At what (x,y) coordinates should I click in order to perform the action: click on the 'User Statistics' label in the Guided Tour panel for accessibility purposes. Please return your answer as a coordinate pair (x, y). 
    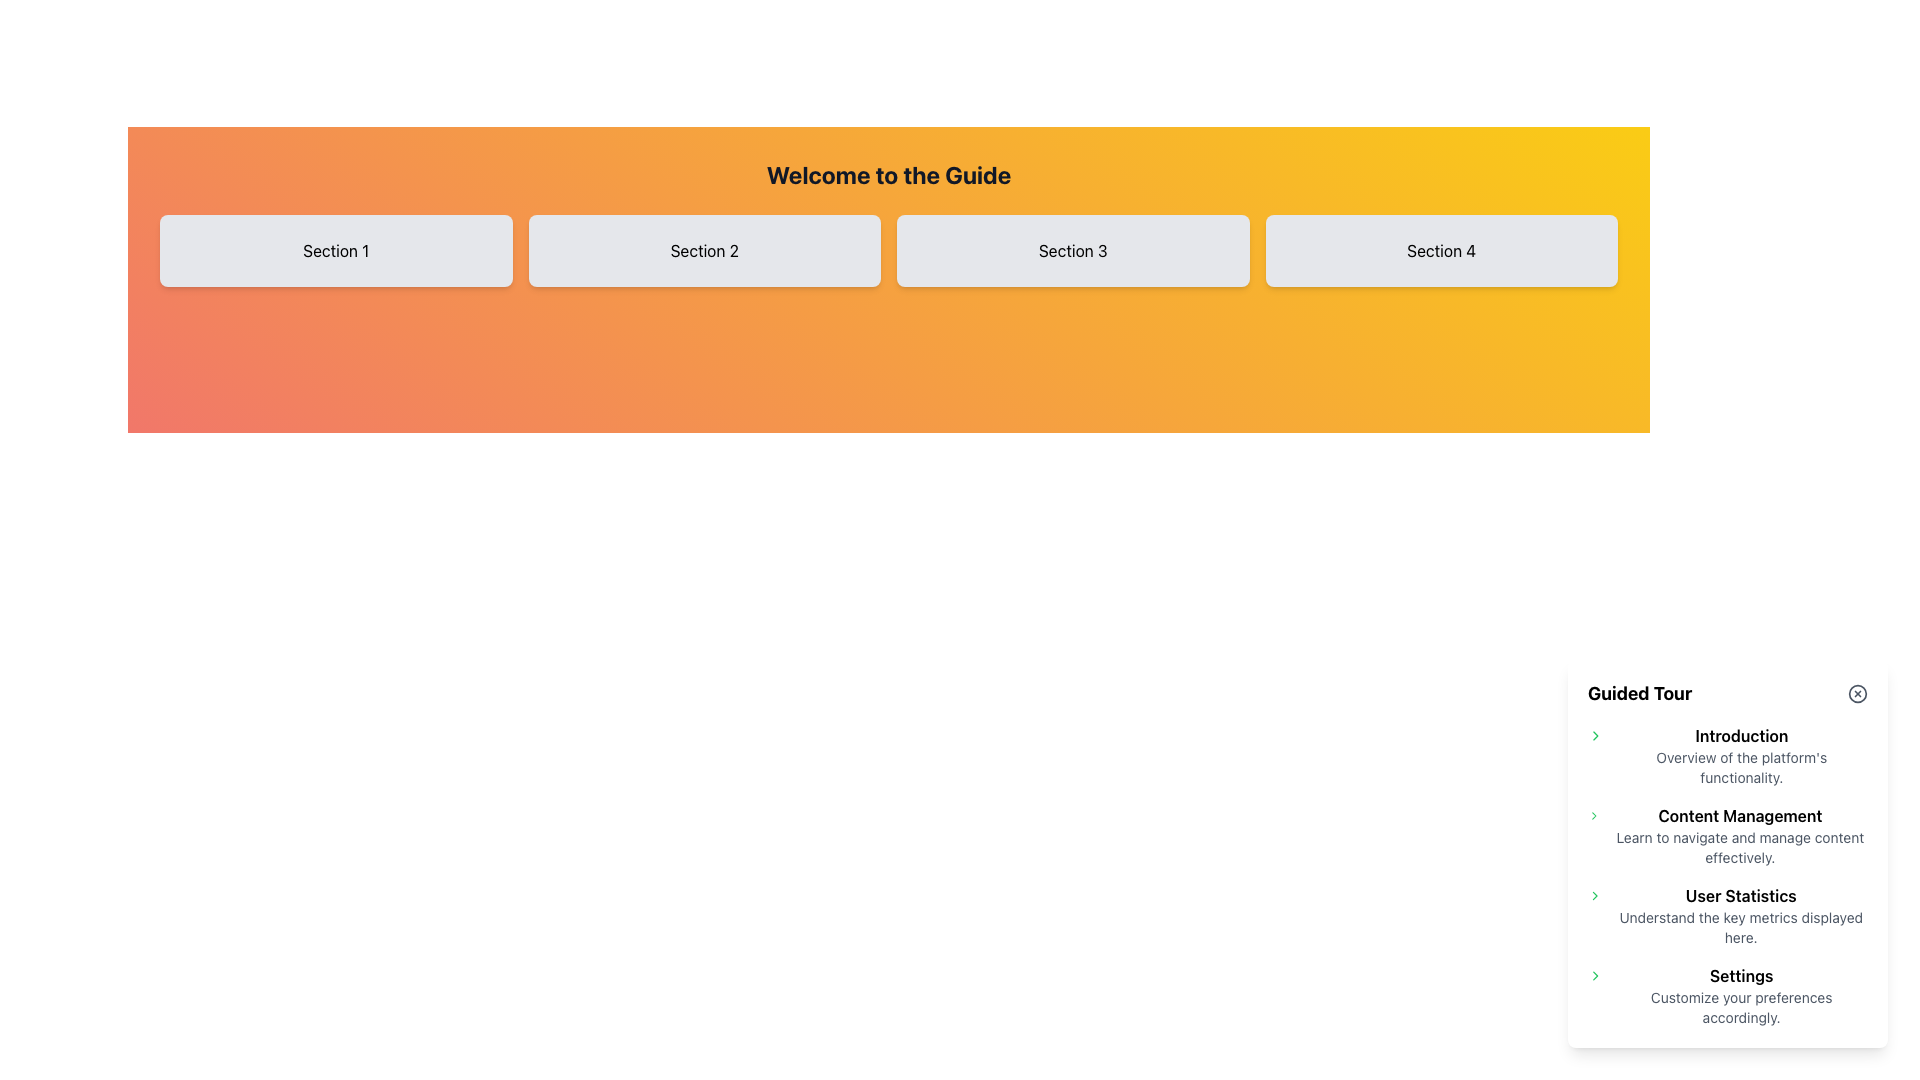
    Looking at the image, I should click on (1740, 915).